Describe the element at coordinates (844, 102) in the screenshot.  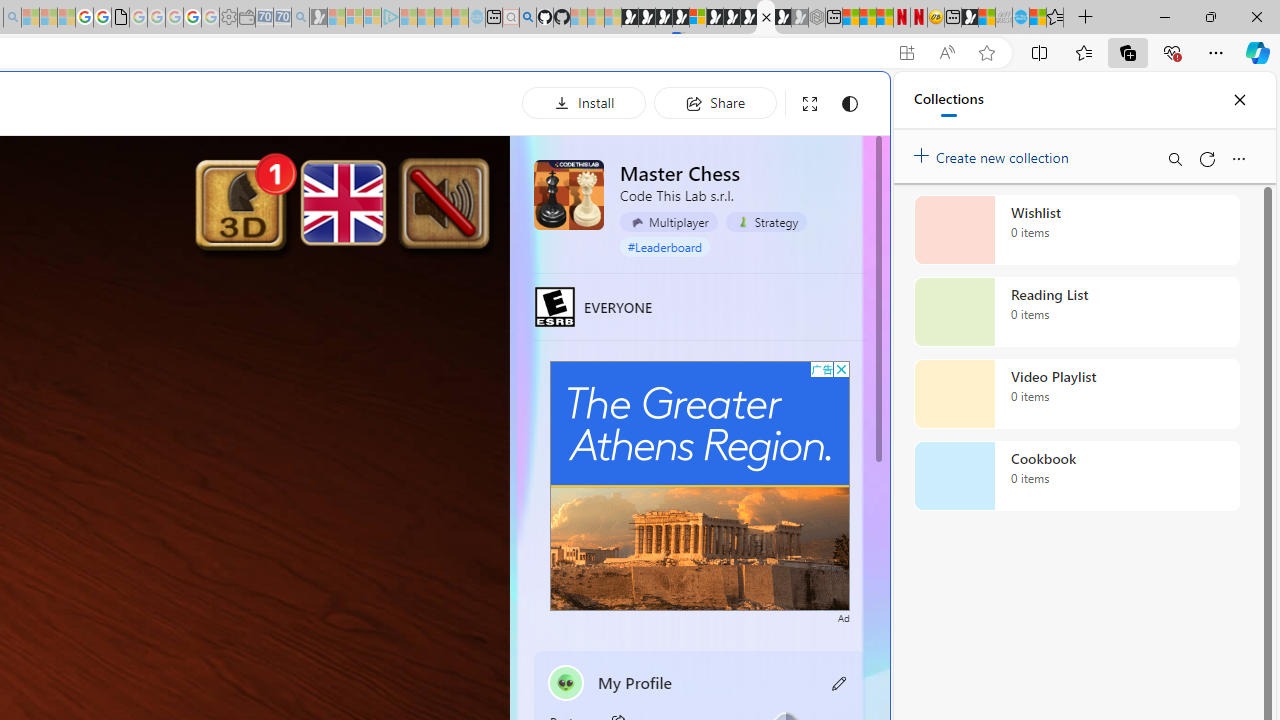
I see `'Close split screen'` at that location.